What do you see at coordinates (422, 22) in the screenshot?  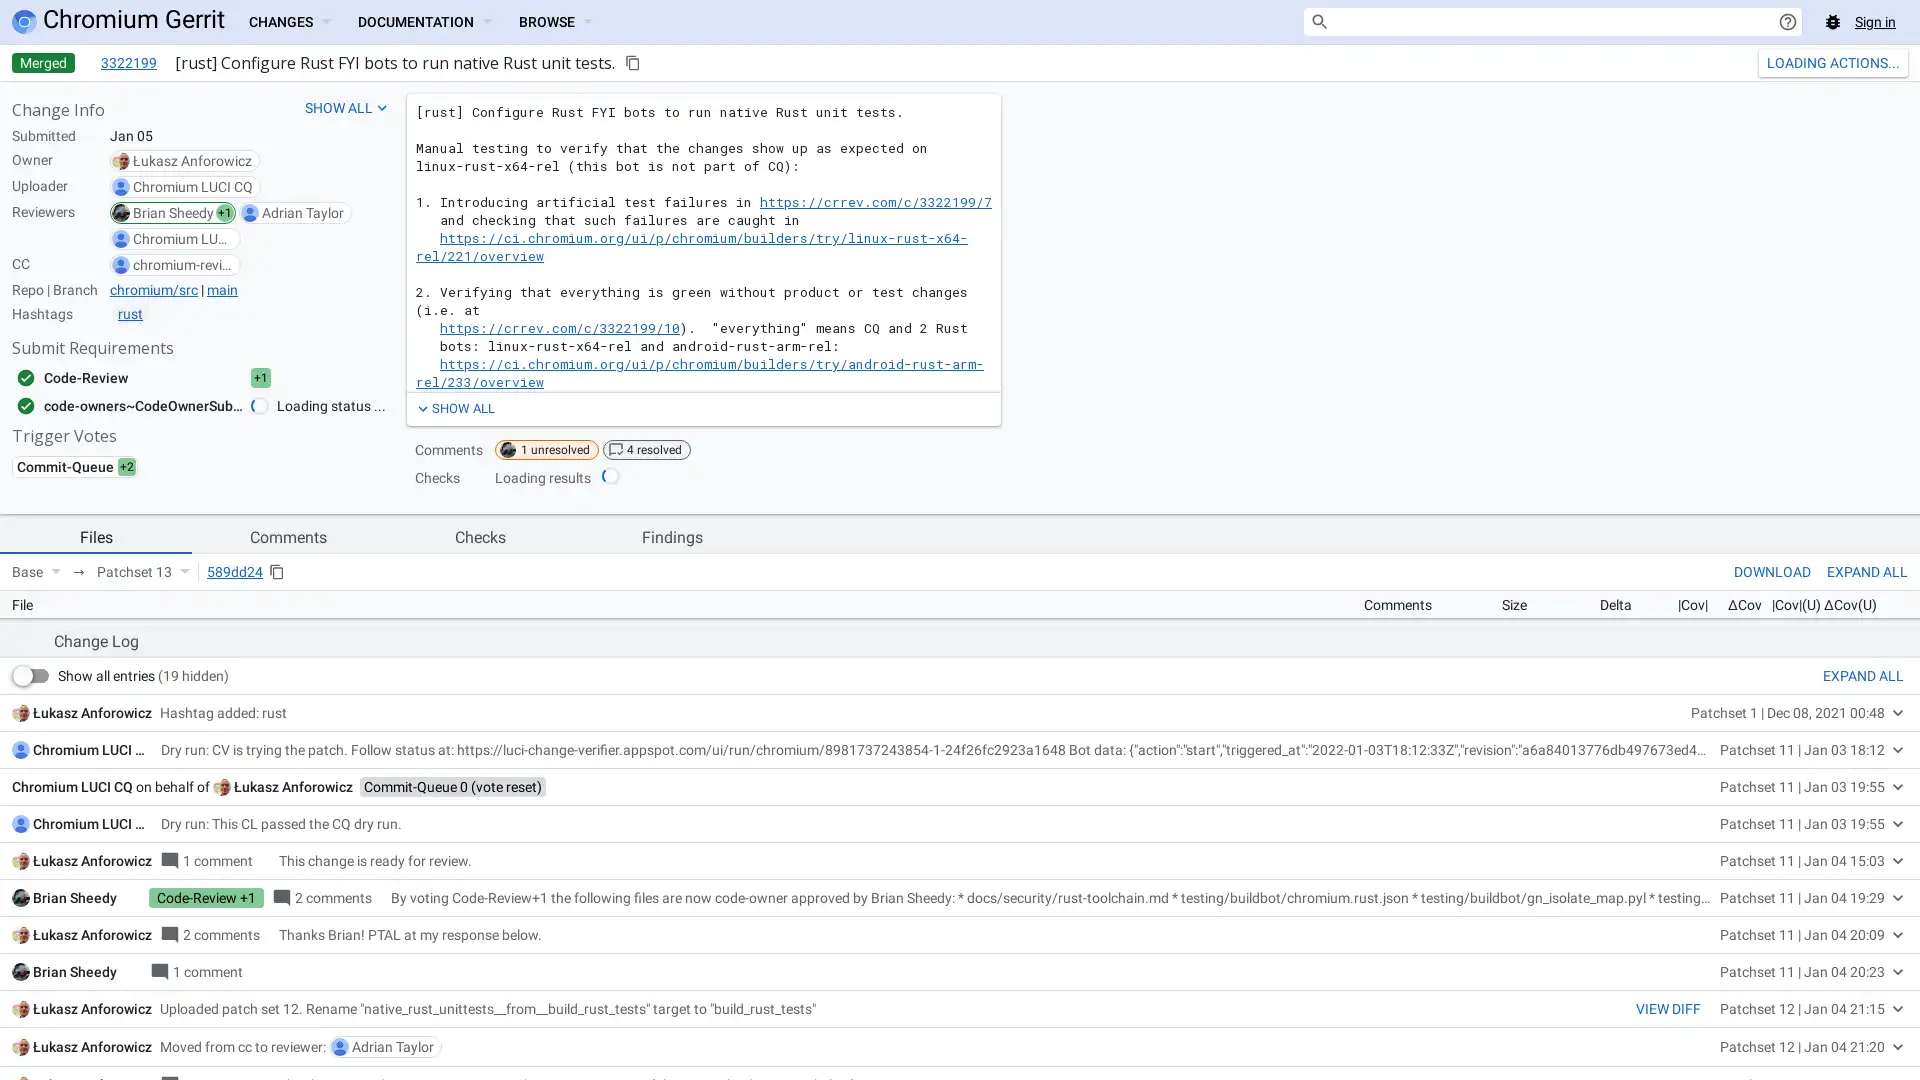 I see `DOCUMENTATION` at bounding box center [422, 22].